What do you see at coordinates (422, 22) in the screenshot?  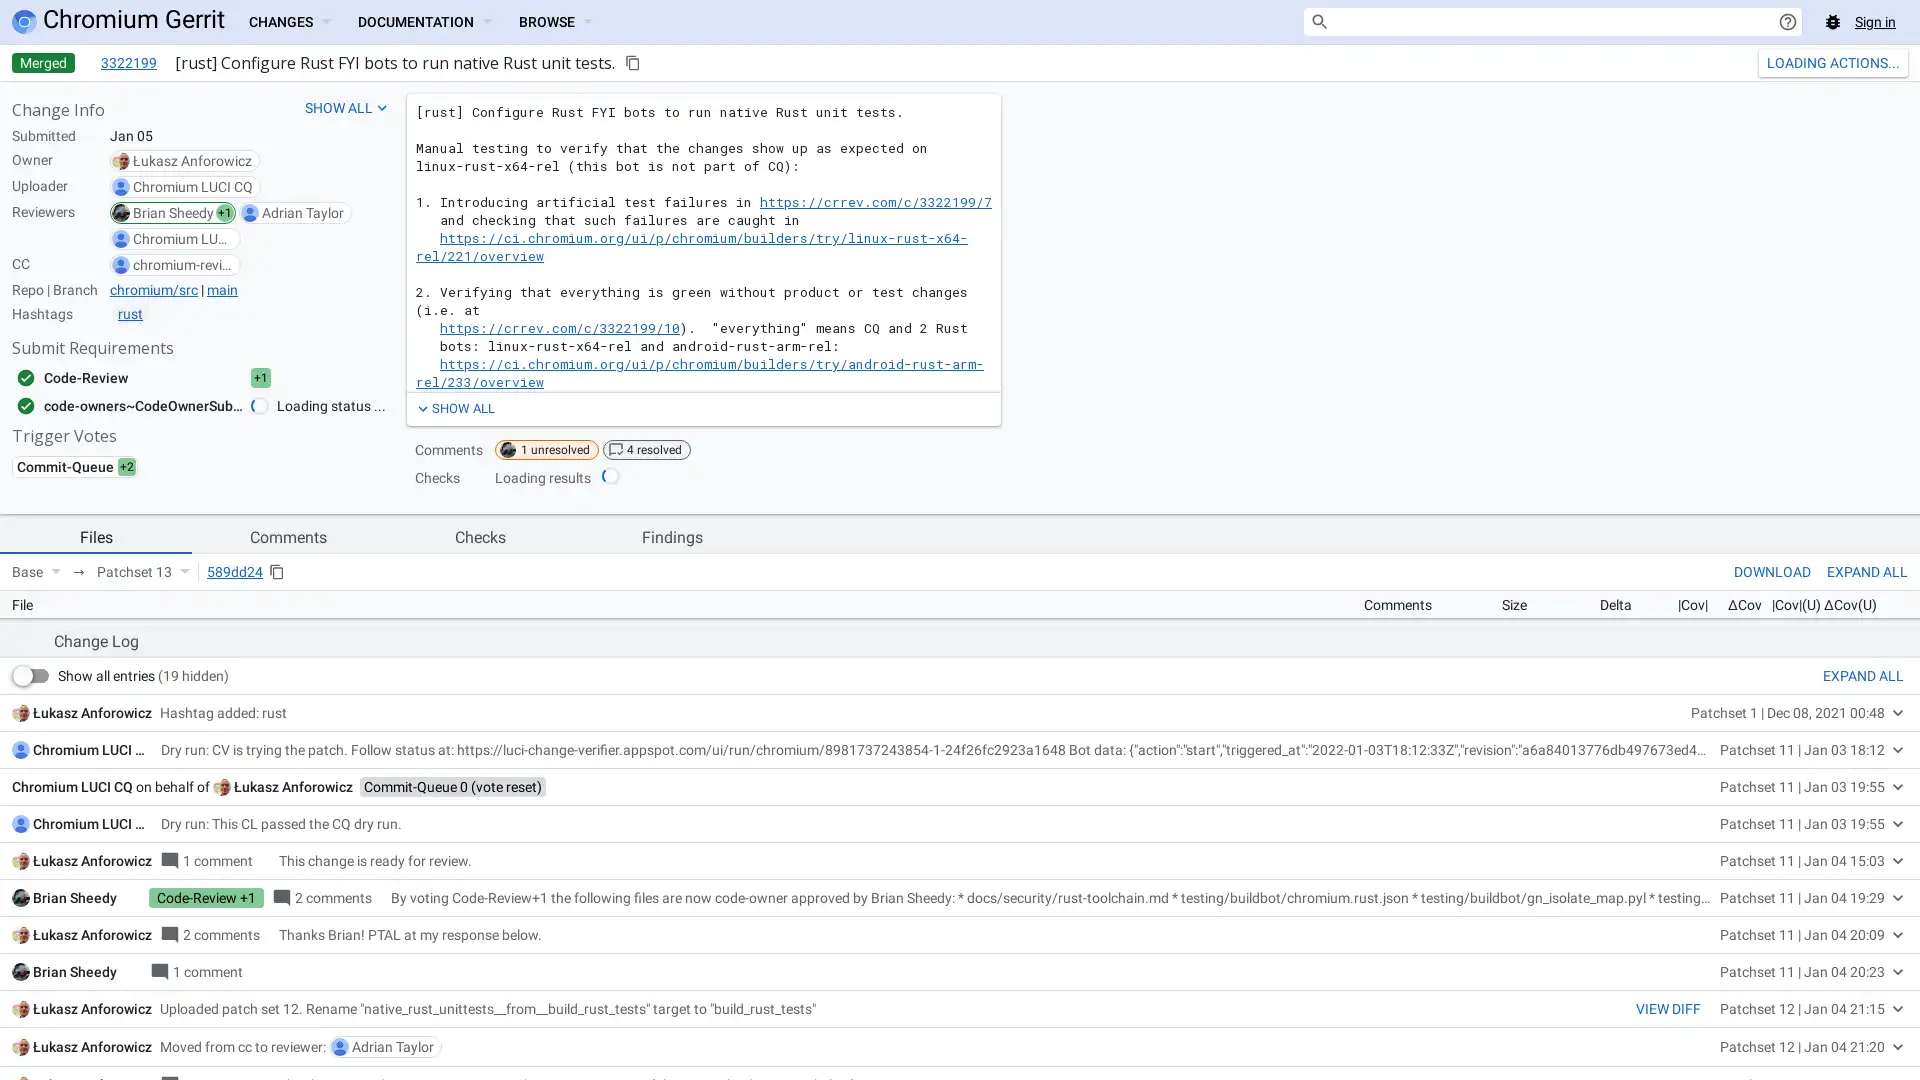 I see `DOCUMENTATION` at bounding box center [422, 22].